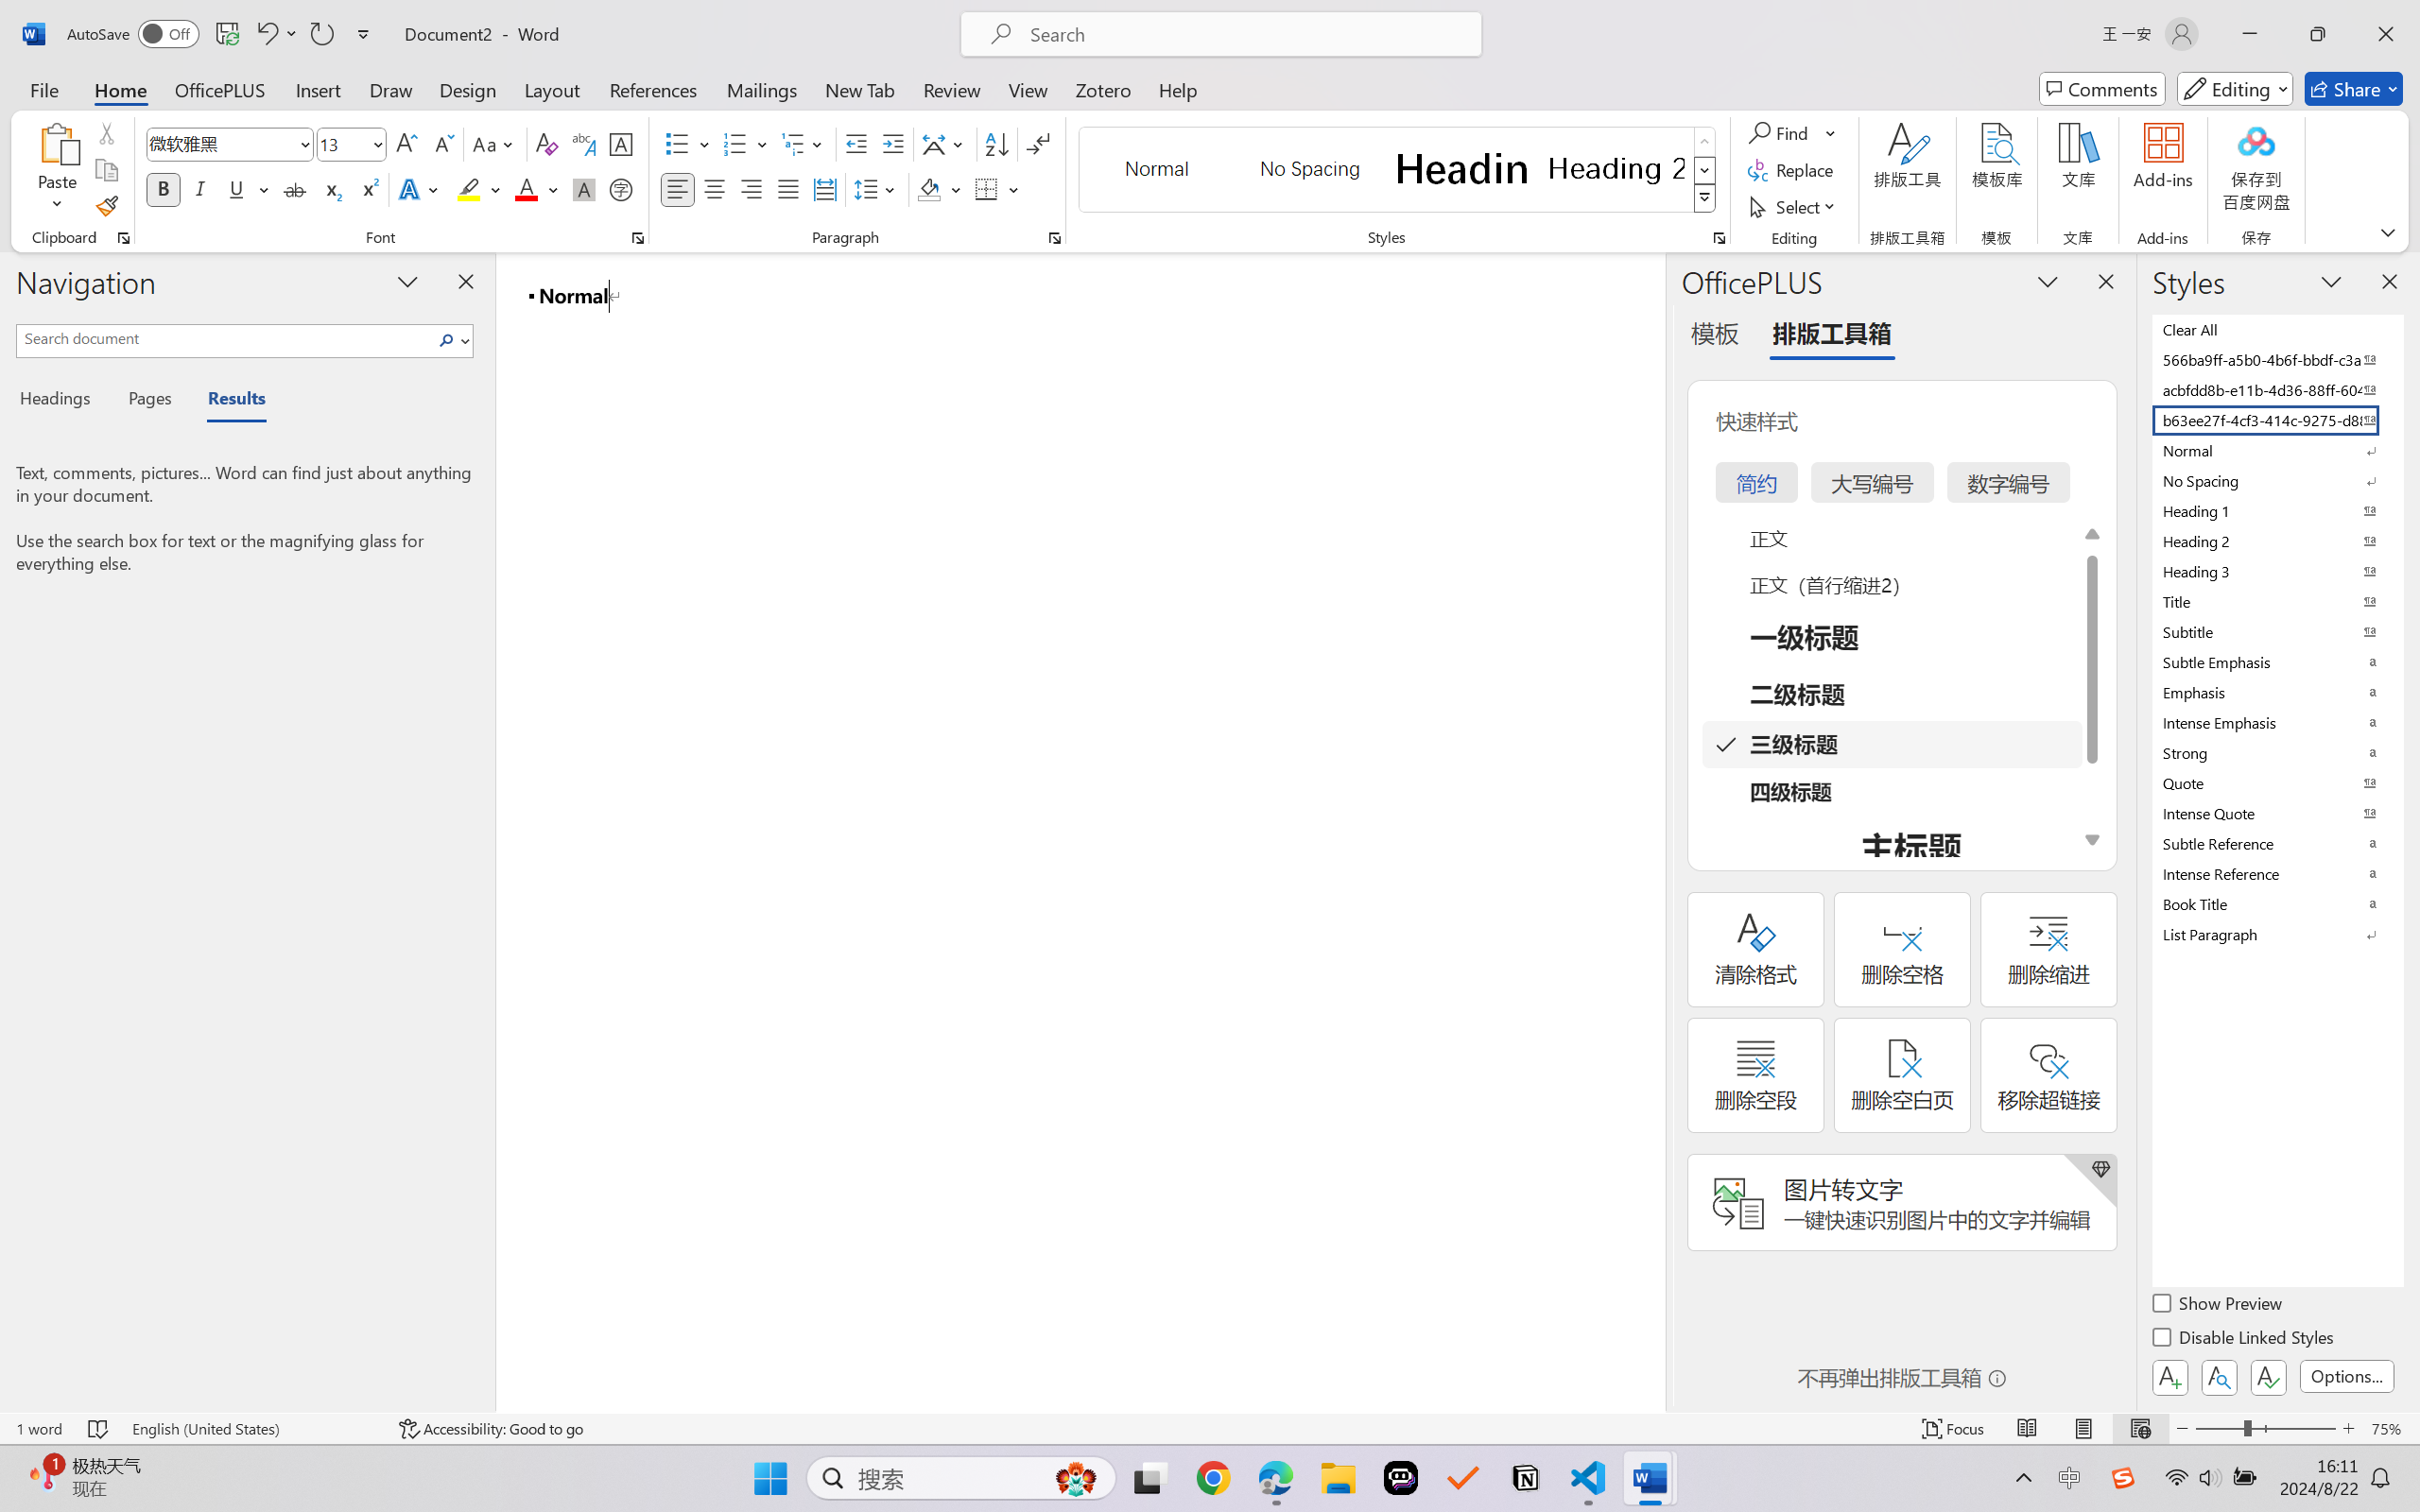 The image size is (2420, 1512). What do you see at coordinates (2275, 722) in the screenshot?
I see `'Intense Emphasis'` at bounding box center [2275, 722].